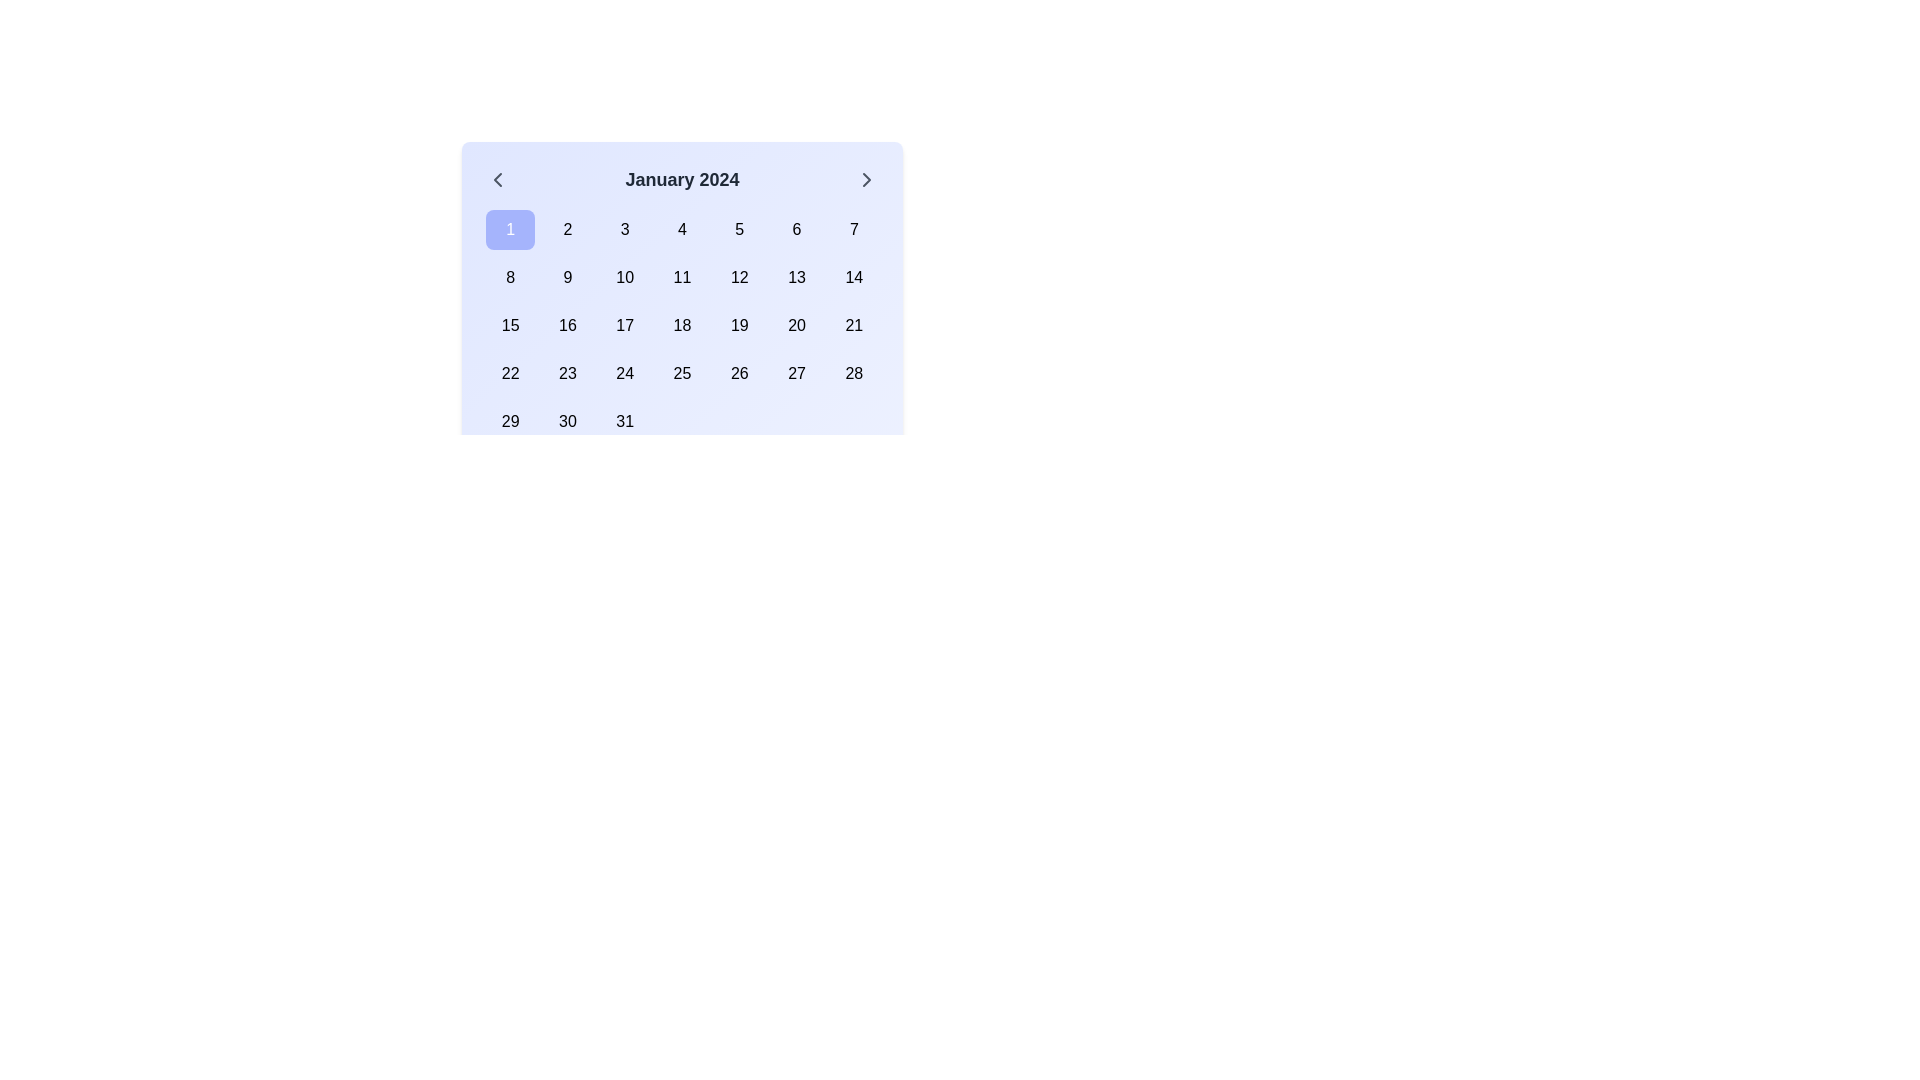  What do you see at coordinates (682, 229) in the screenshot?
I see `the button representing the numerical day '4' in the January 2024 calendar` at bounding box center [682, 229].